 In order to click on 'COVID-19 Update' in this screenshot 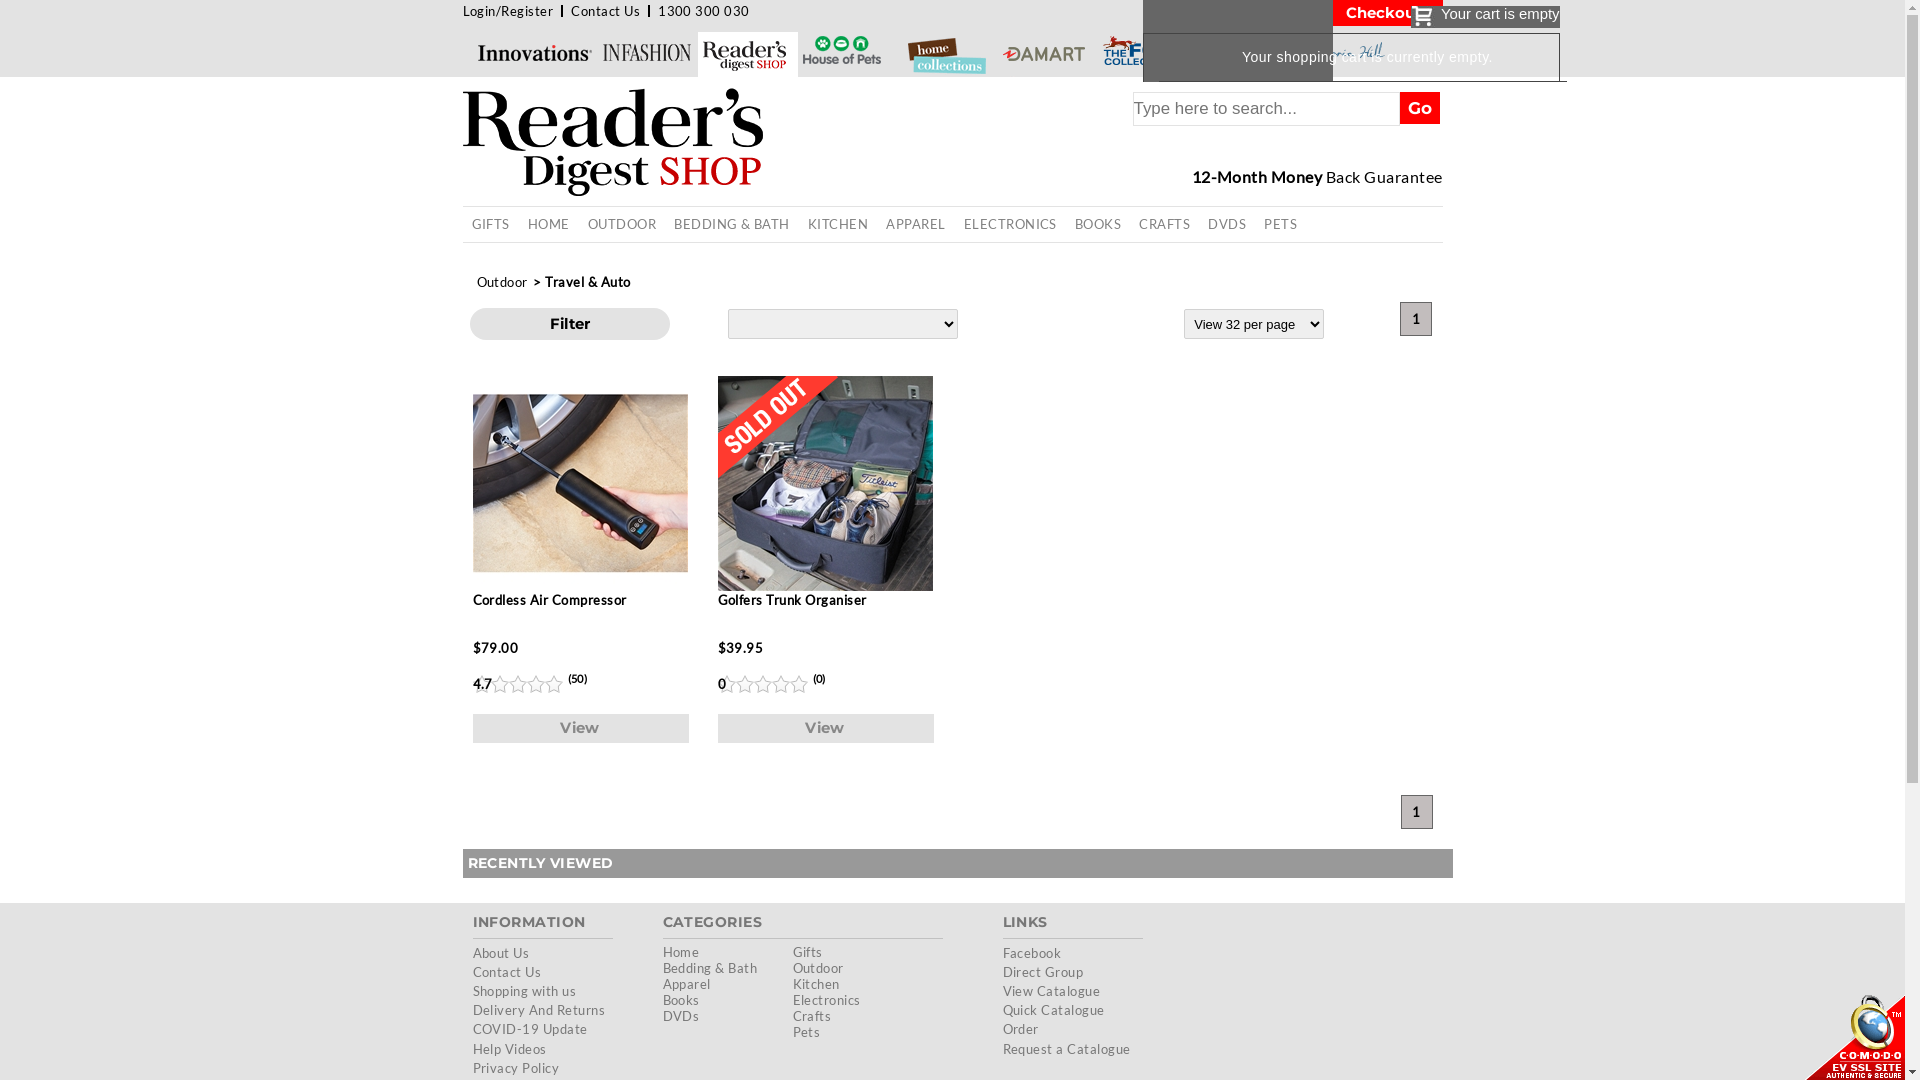, I will do `click(529, 1029)`.